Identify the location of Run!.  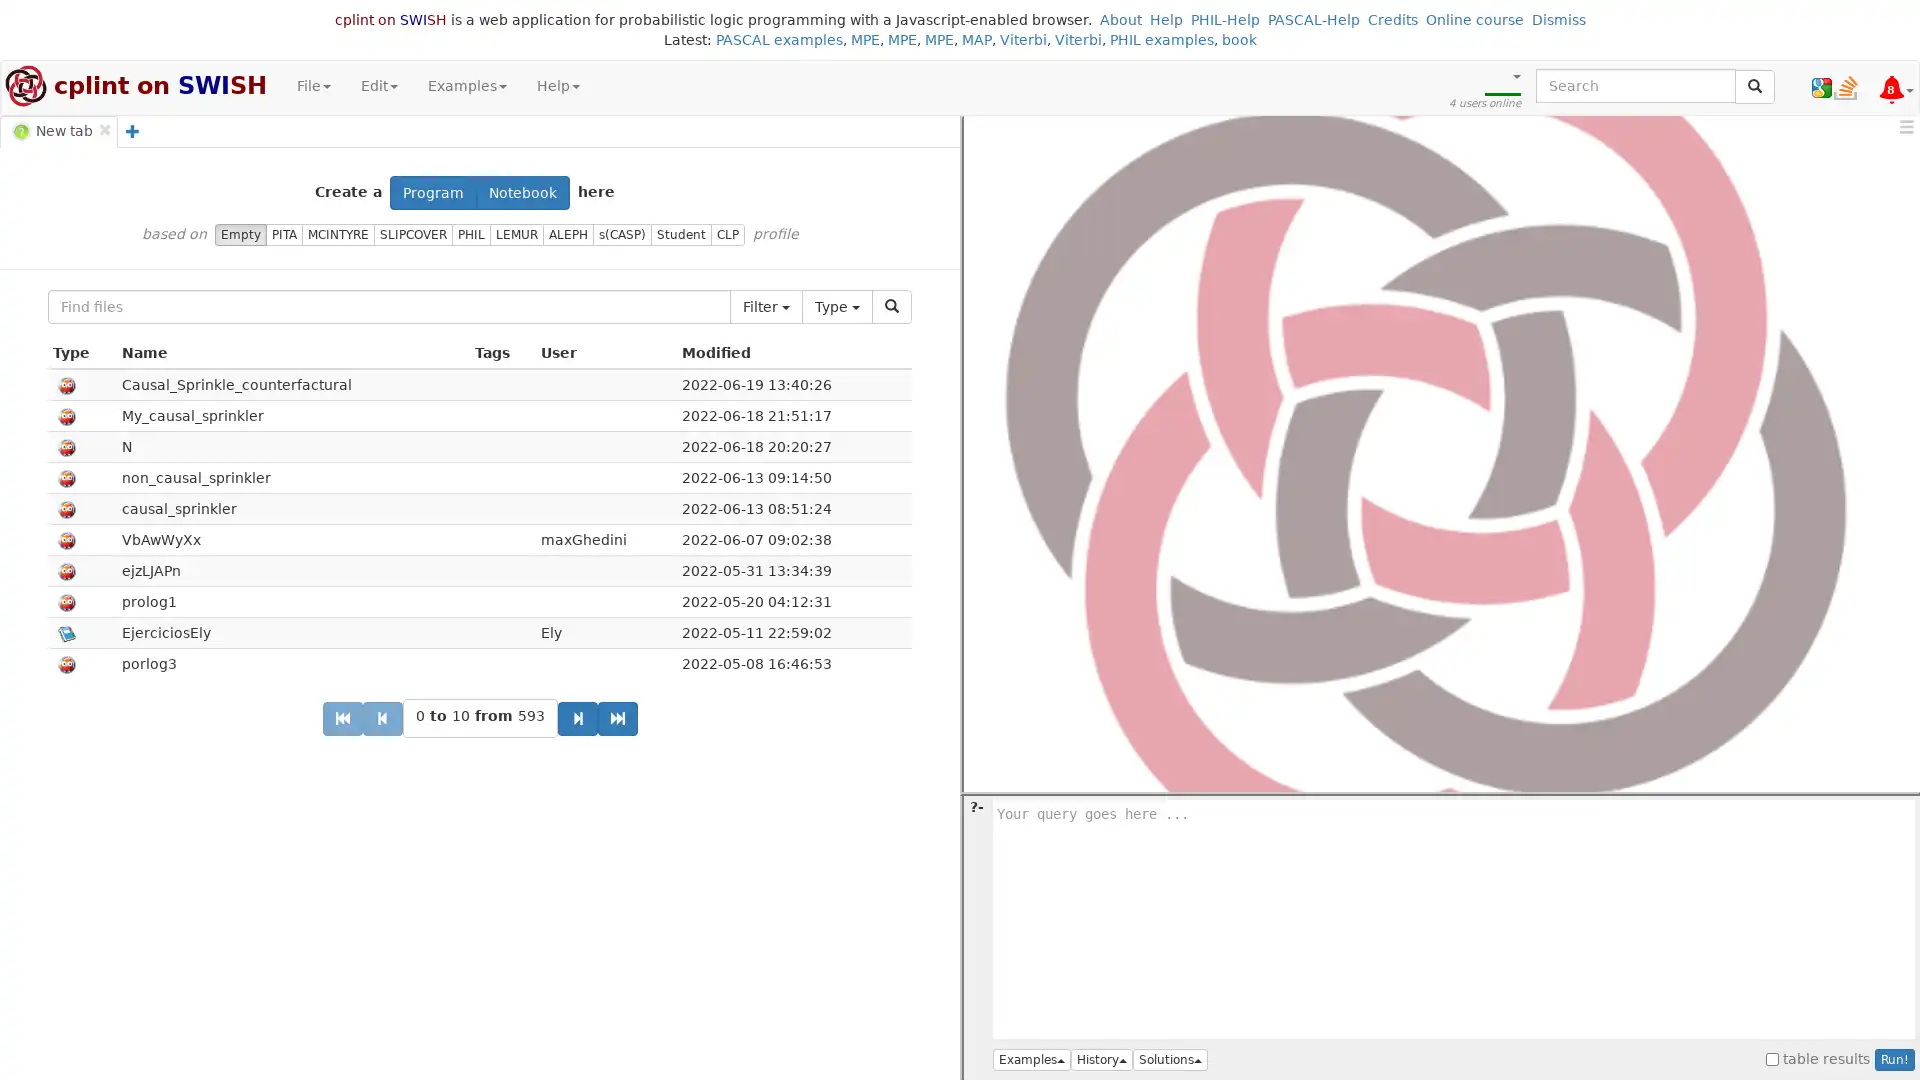
(1894, 1059).